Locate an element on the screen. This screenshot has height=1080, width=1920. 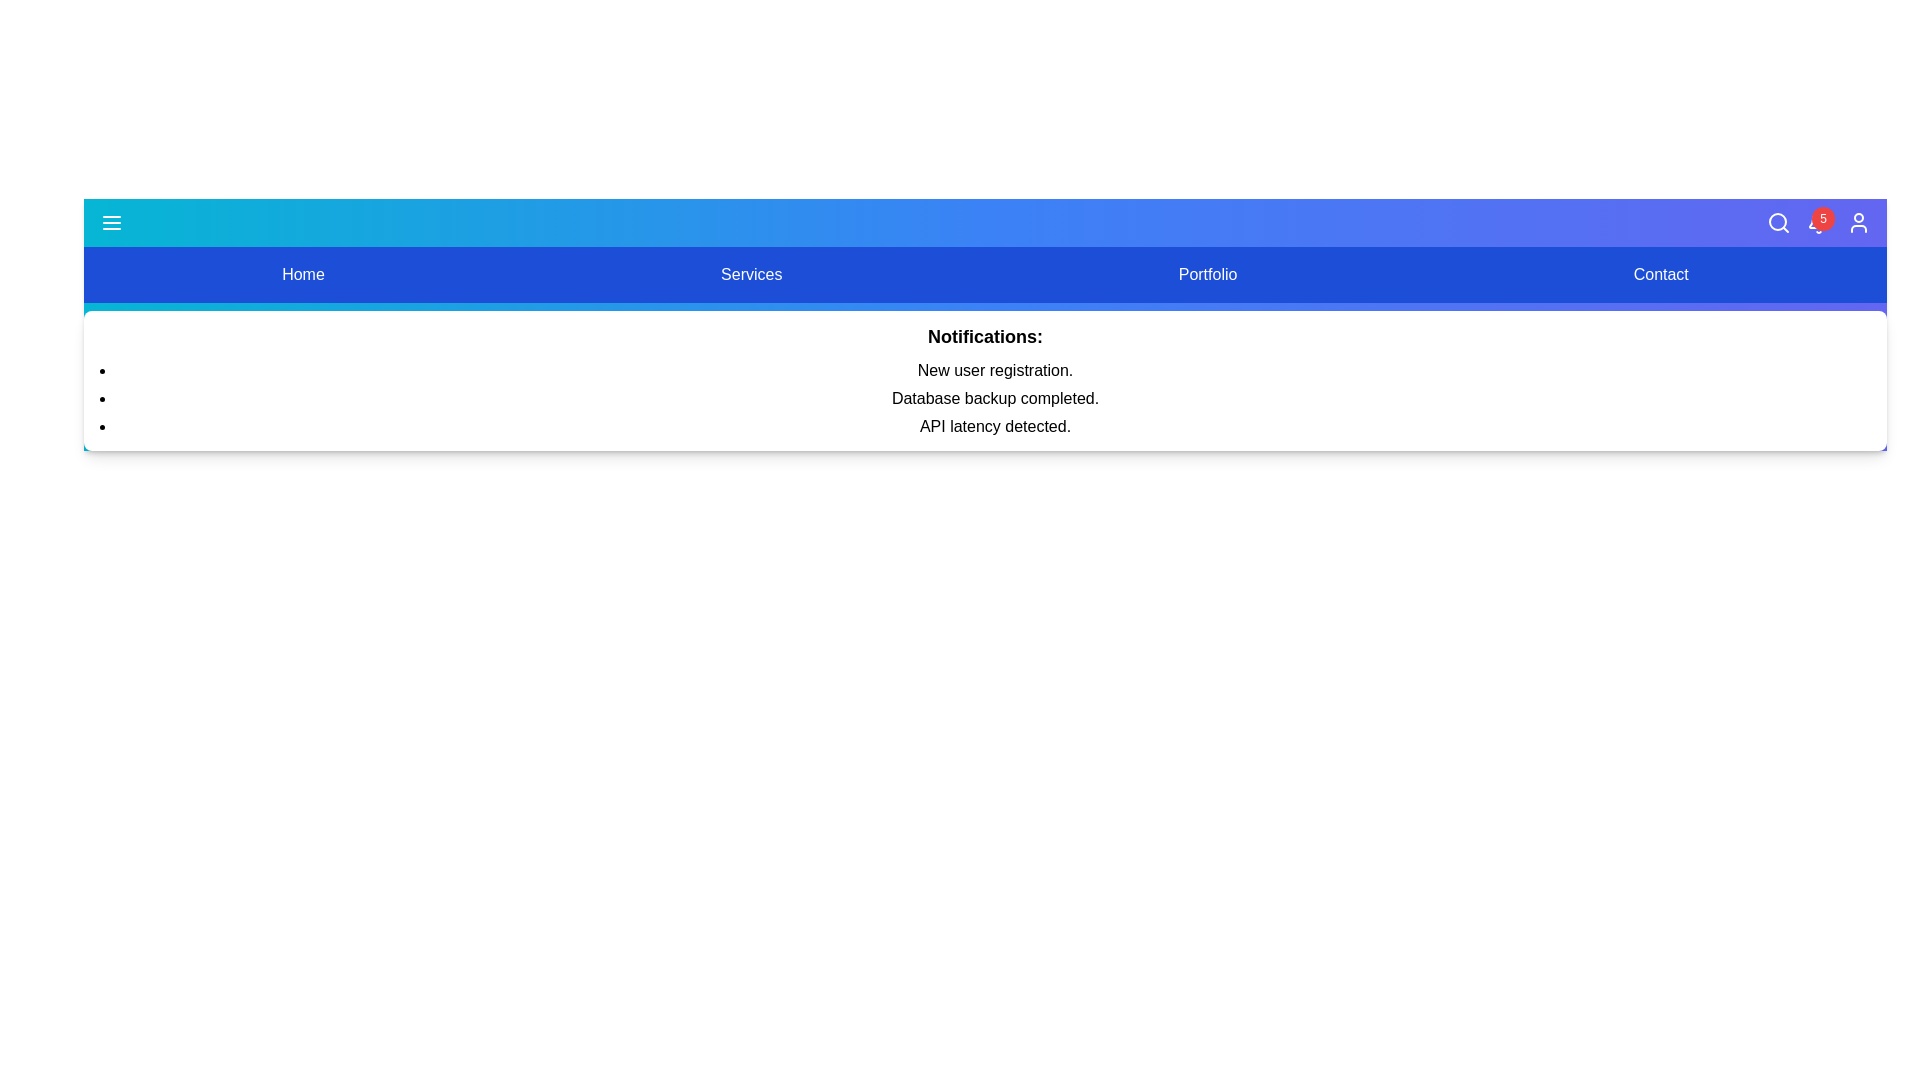
the bell icon button to toggle the notifications panel is located at coordinates (1819, 223).